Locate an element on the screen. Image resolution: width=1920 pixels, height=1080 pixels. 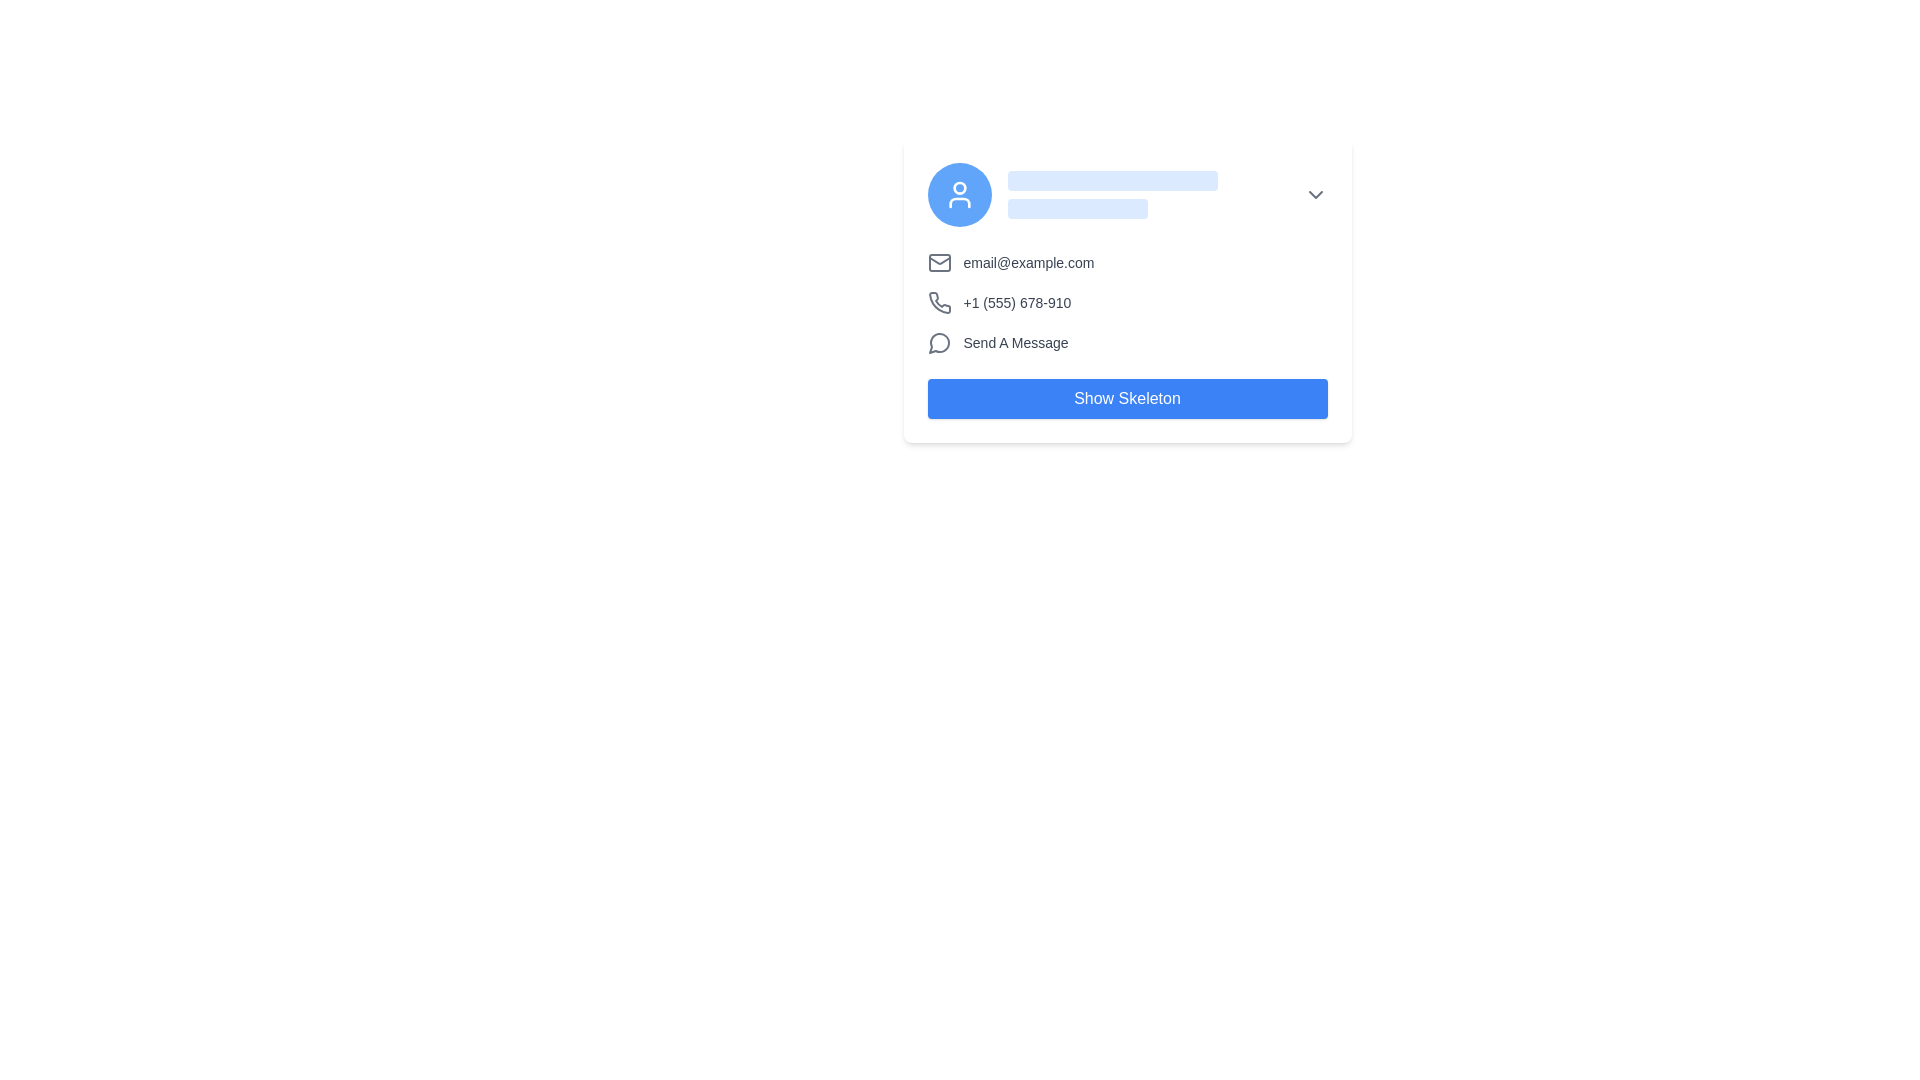
the mail icon, which is styled with a light gray hue and represents an envelope, located to the left of the text 'email@example.com' is located at coordinates (938, 261).